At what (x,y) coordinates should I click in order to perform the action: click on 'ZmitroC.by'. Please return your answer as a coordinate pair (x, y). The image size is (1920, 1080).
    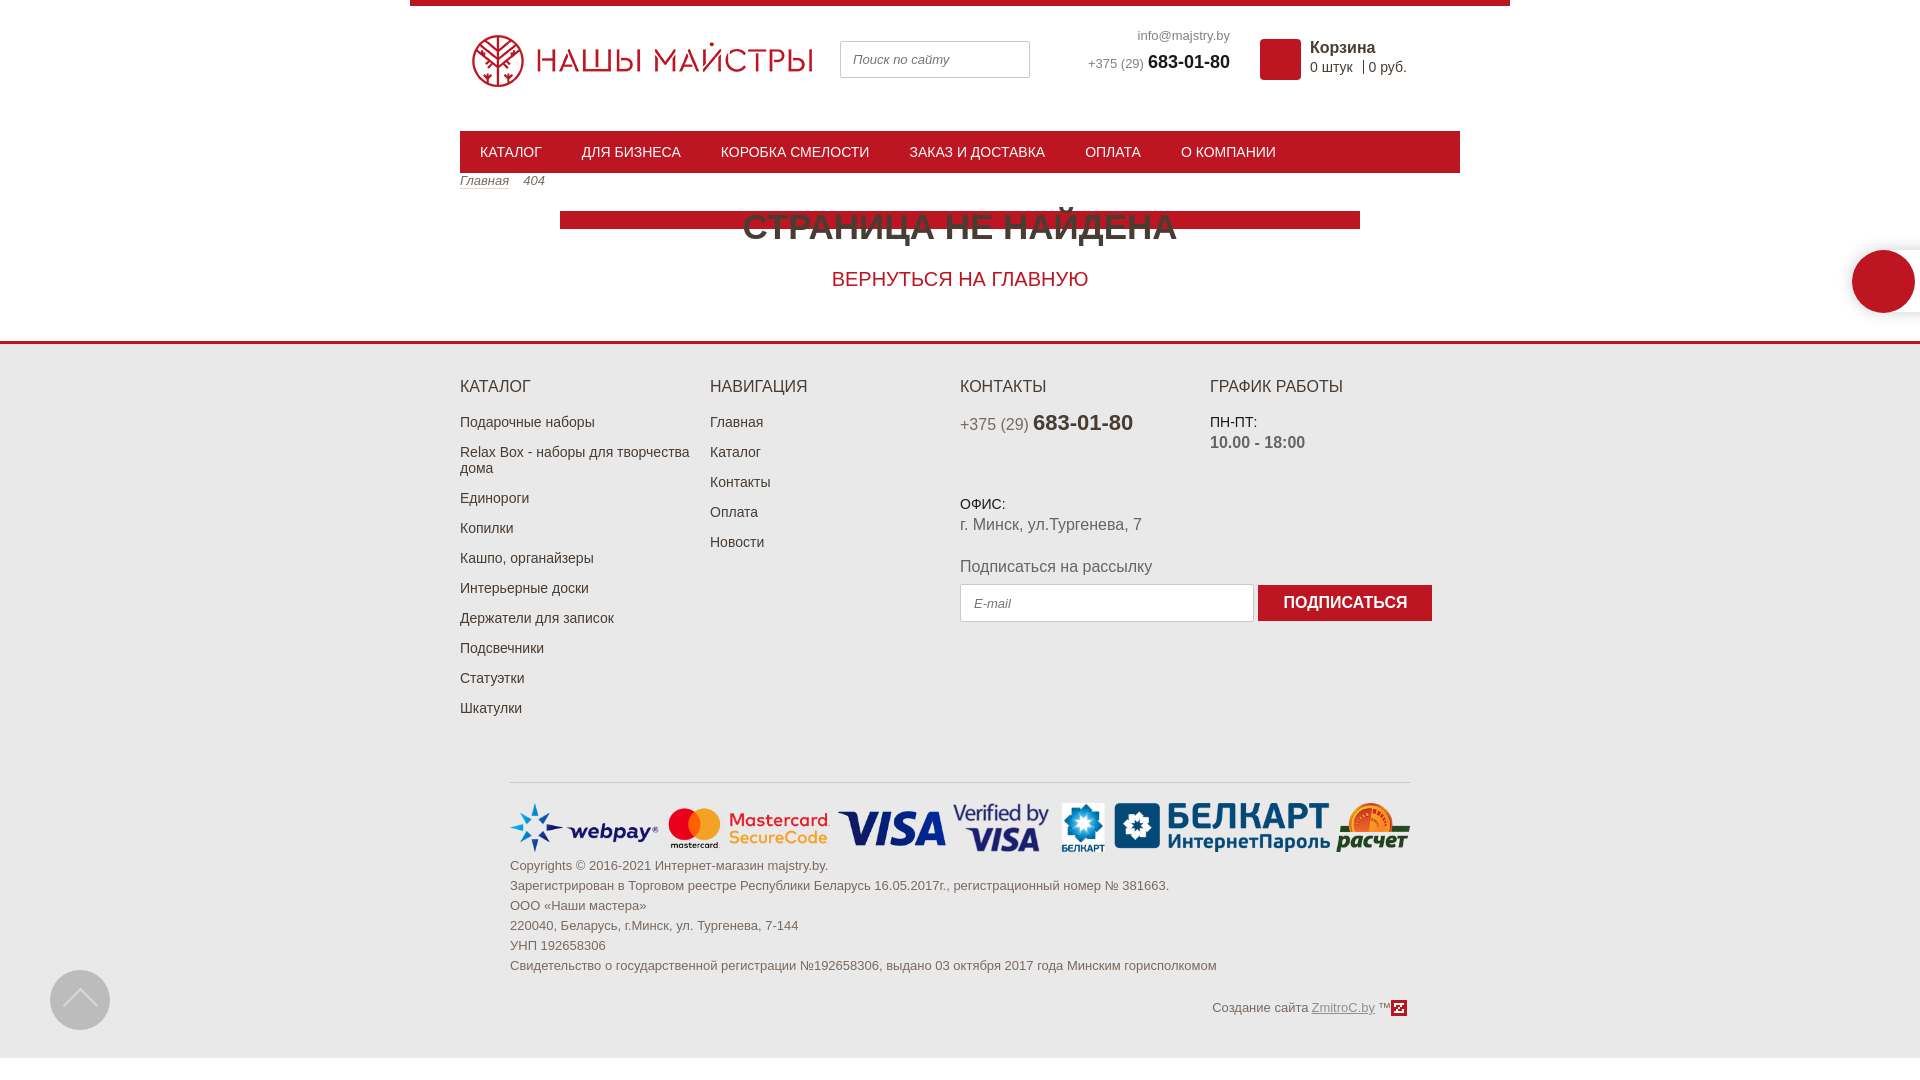
    Looking at the image, I should click on (1343, 1007).